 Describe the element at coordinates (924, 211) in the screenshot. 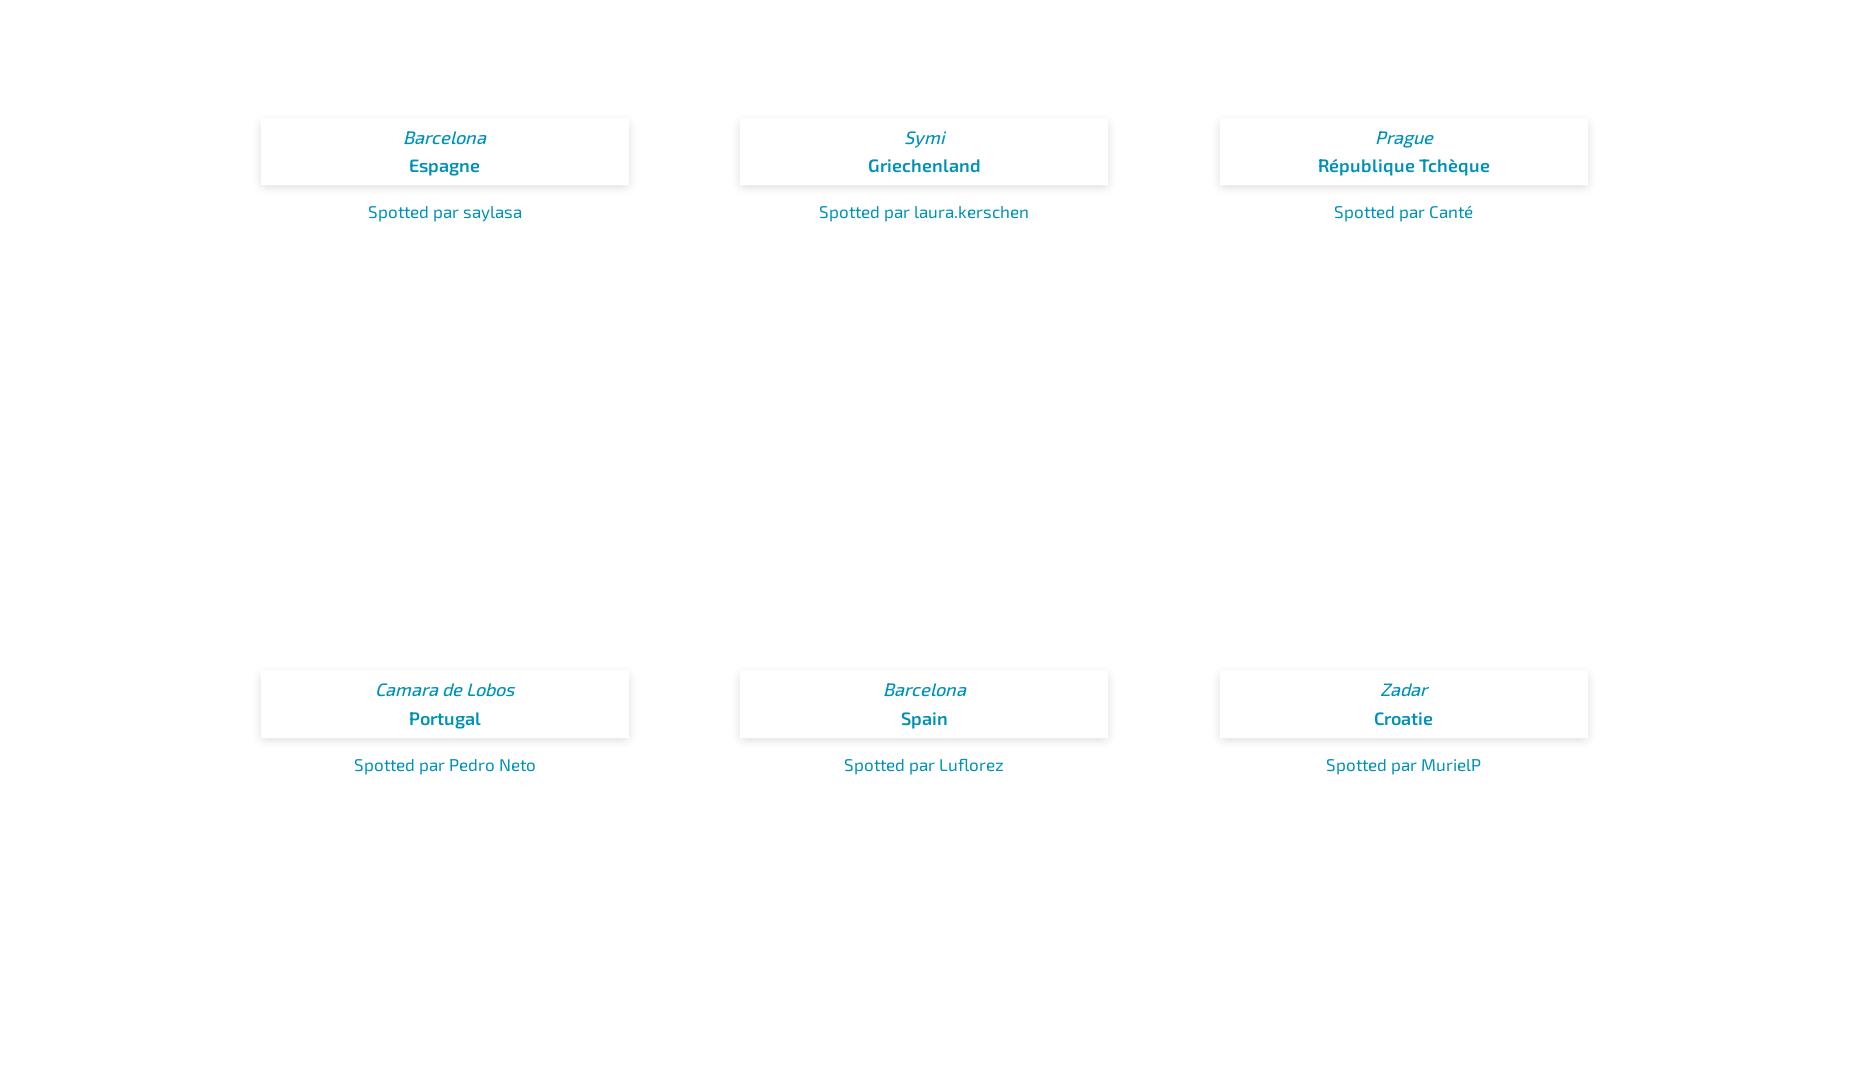

I see `'Spotted par laura.kerschen'` at that location.